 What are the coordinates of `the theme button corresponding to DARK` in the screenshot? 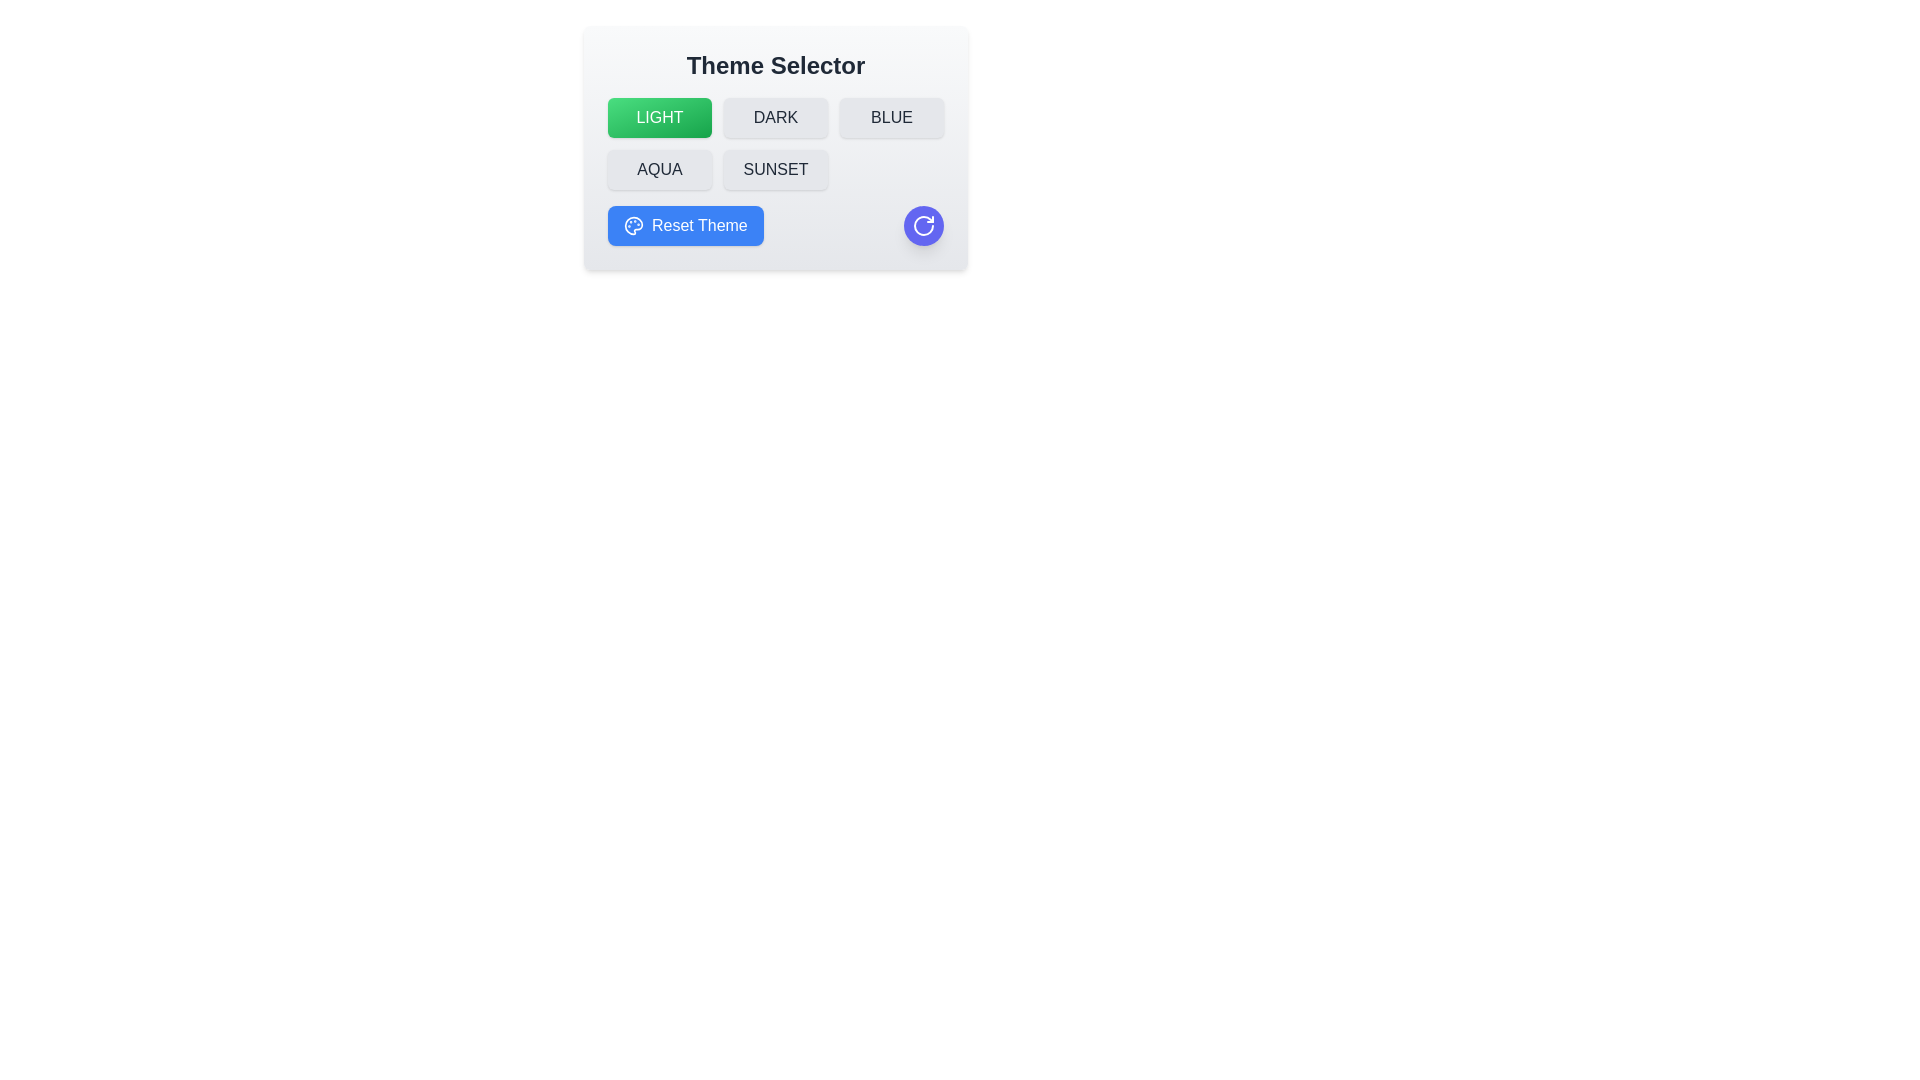 It's located at (775, 118).